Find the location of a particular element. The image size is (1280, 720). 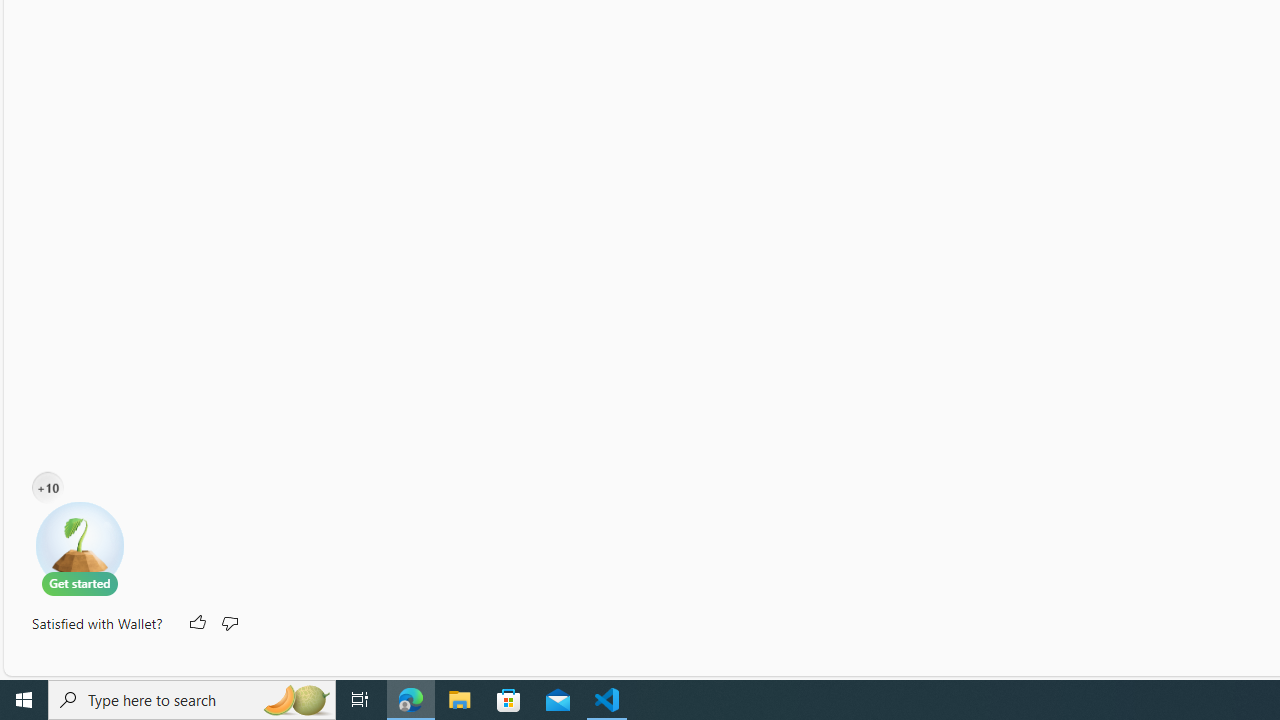

'E-tree' is located at coordinates (80, 547).